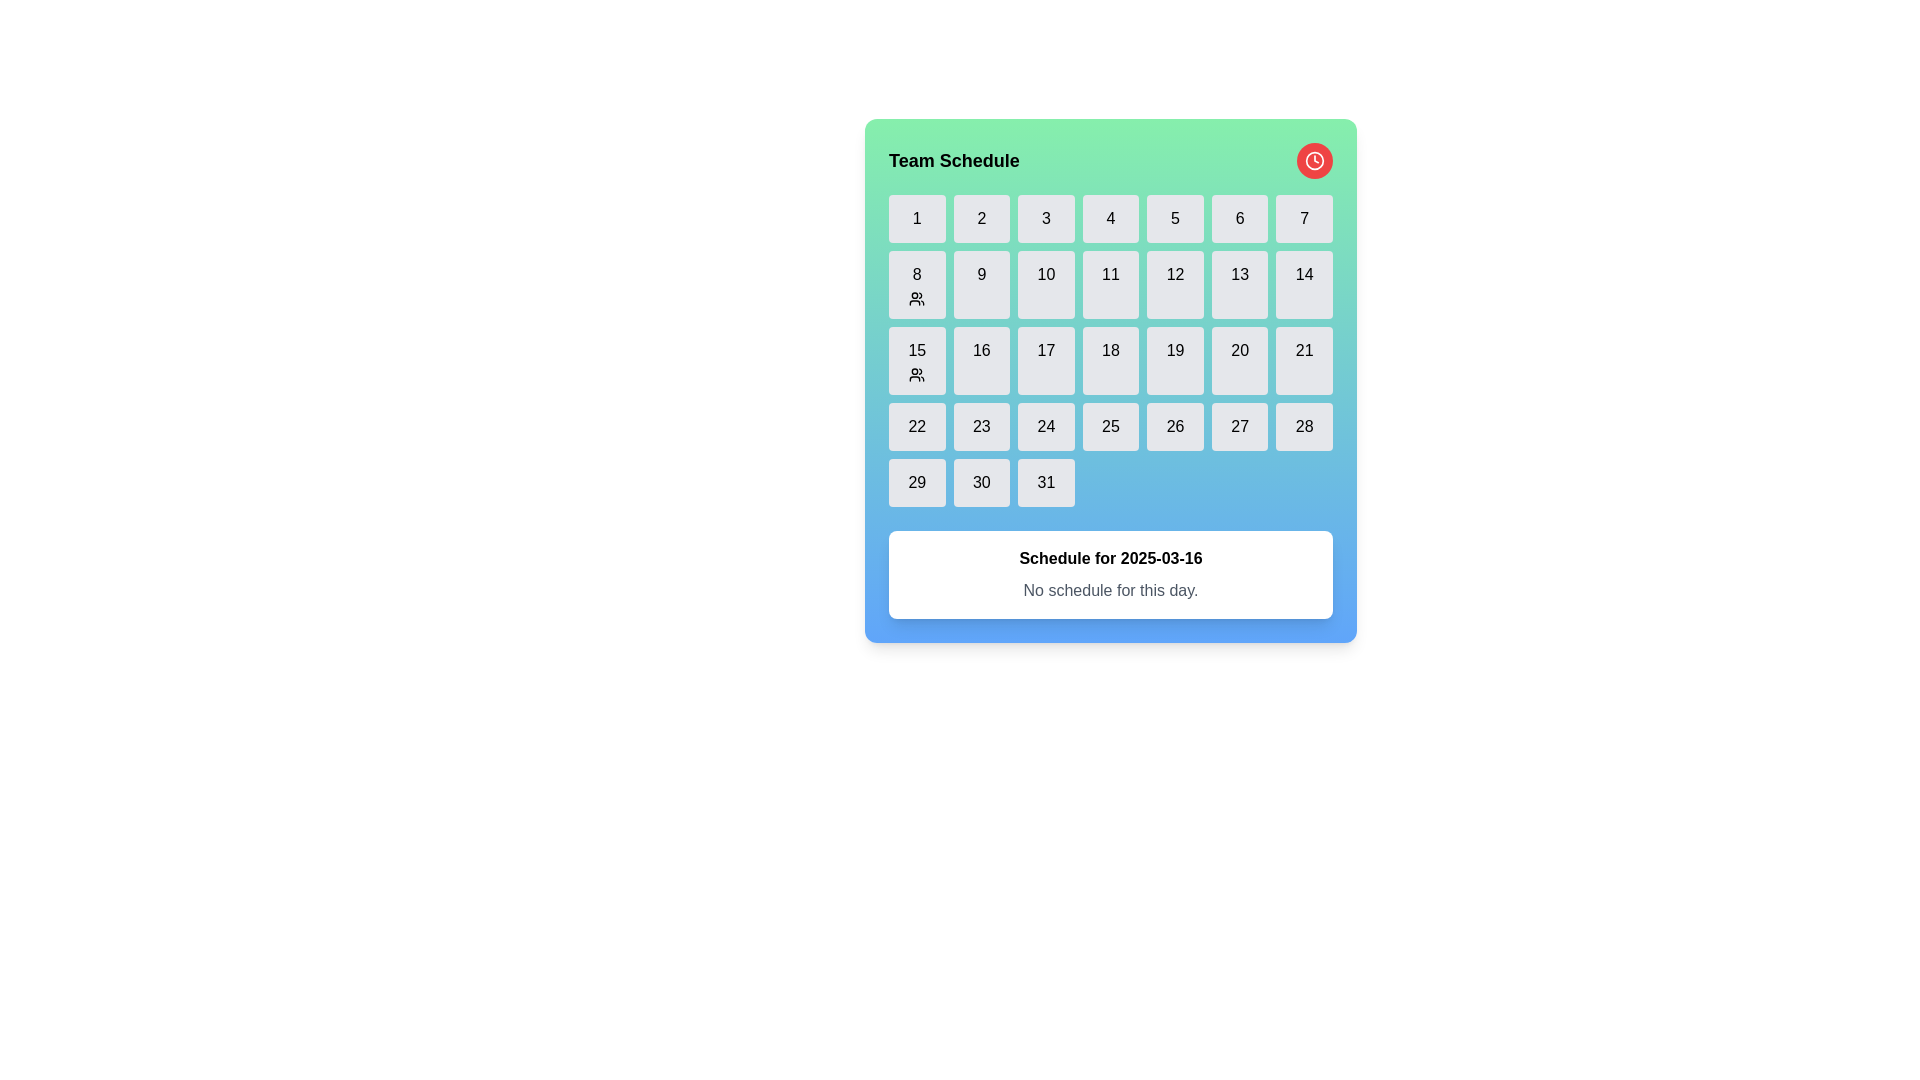  What do you see at coordinates (1175, 350) in the screenshot?
I see `the date '19' in the calendar interface, which is located in the fourth row and third column of the grid` at bounding box center [1175, 350].